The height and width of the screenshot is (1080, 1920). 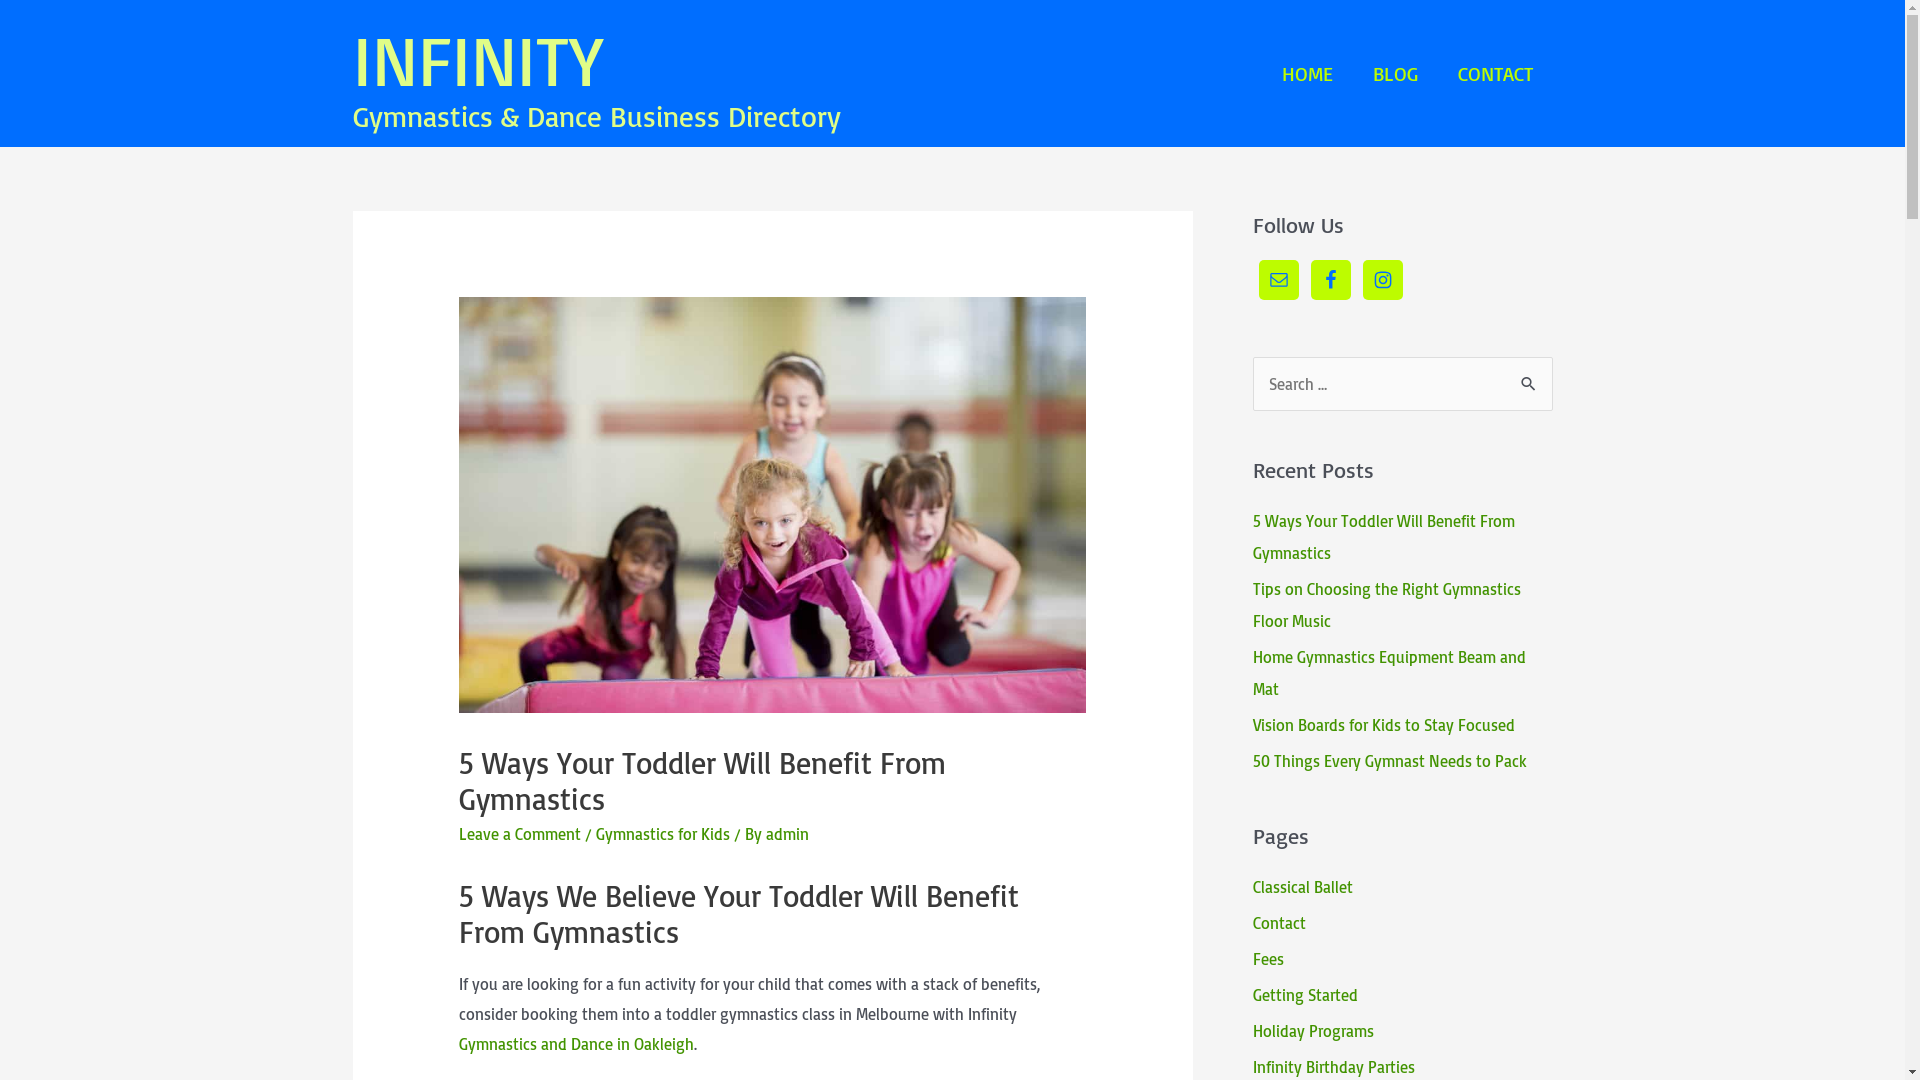 What do you see at coordinates (475, 57) in the screenshot?
I see `'INFINITY'` at bounding box center [475, 57].